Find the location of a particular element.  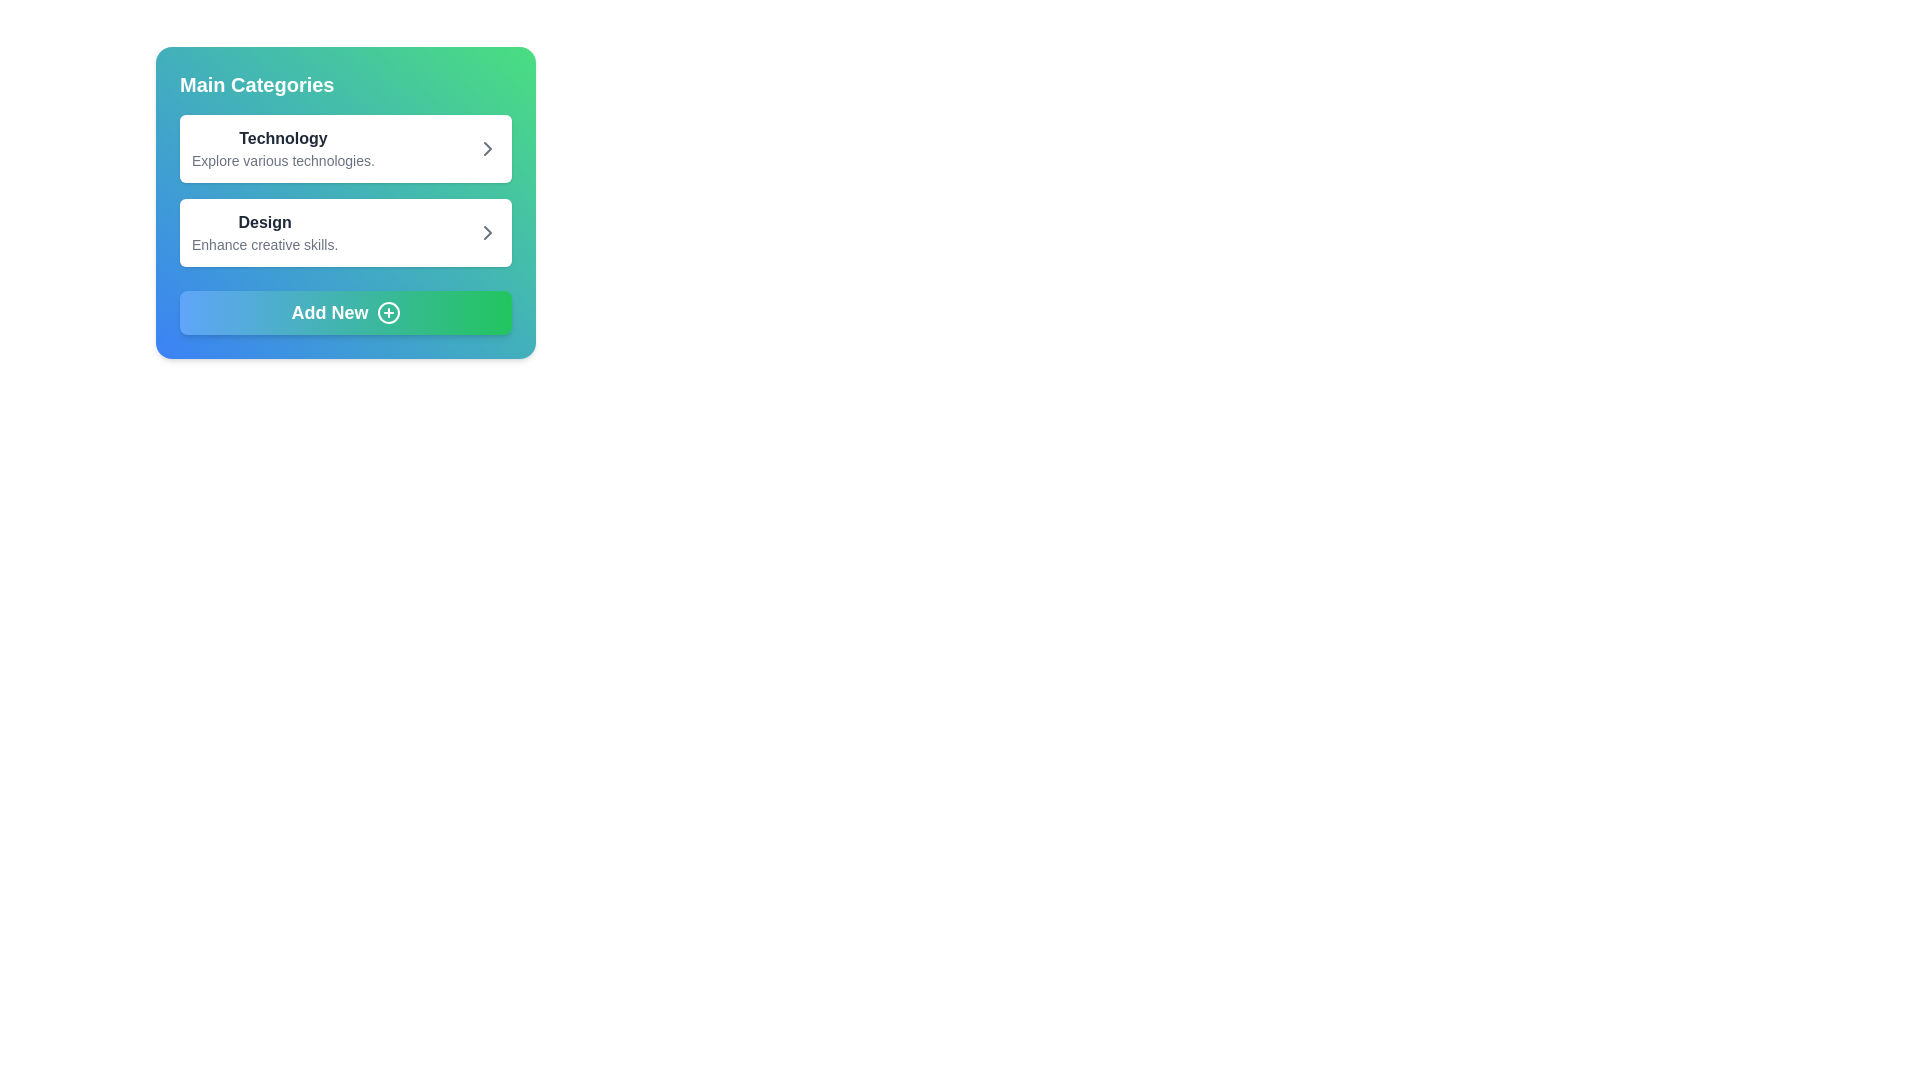

the Chevron icon located in the top-right corner of the first card under 'Main Categories' to provide visual feedback is located at coordinates (488, 148).